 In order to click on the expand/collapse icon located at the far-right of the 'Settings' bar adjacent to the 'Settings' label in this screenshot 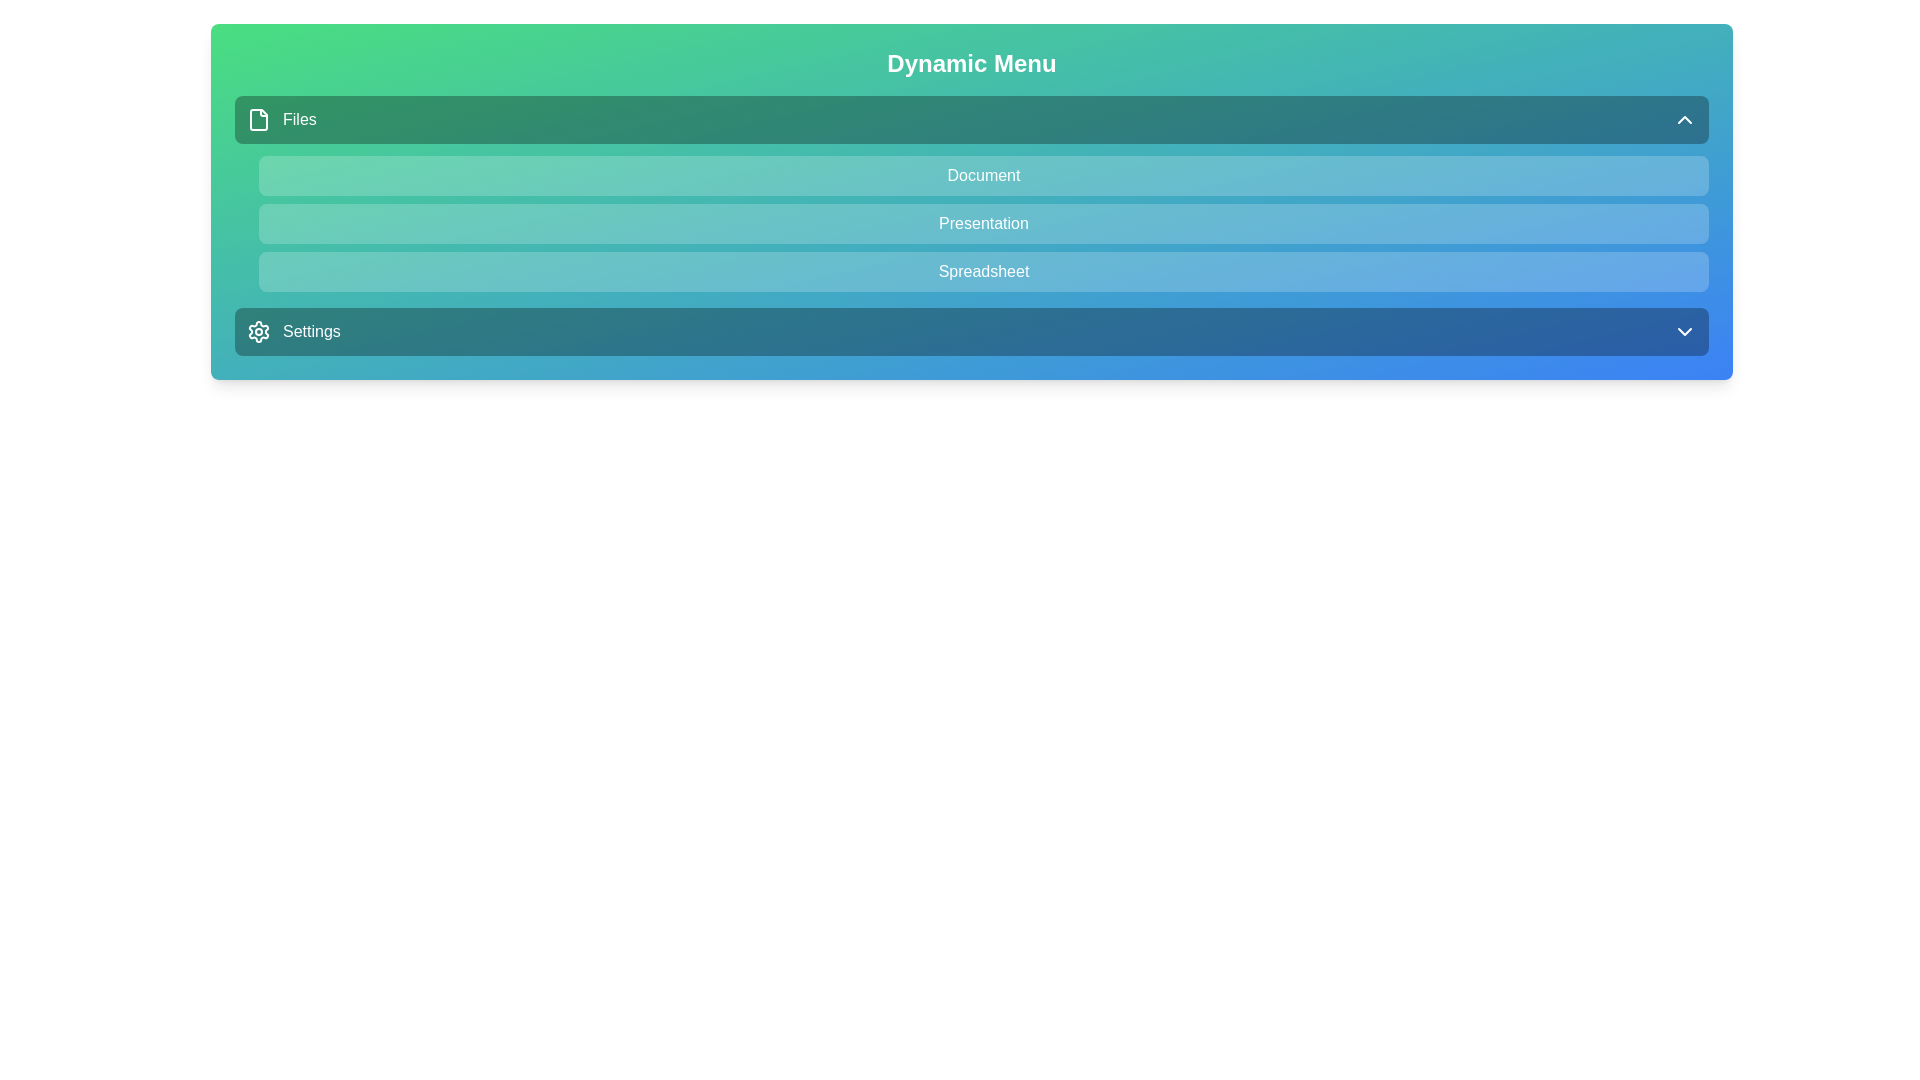, I will do `click(1683, 330)`.